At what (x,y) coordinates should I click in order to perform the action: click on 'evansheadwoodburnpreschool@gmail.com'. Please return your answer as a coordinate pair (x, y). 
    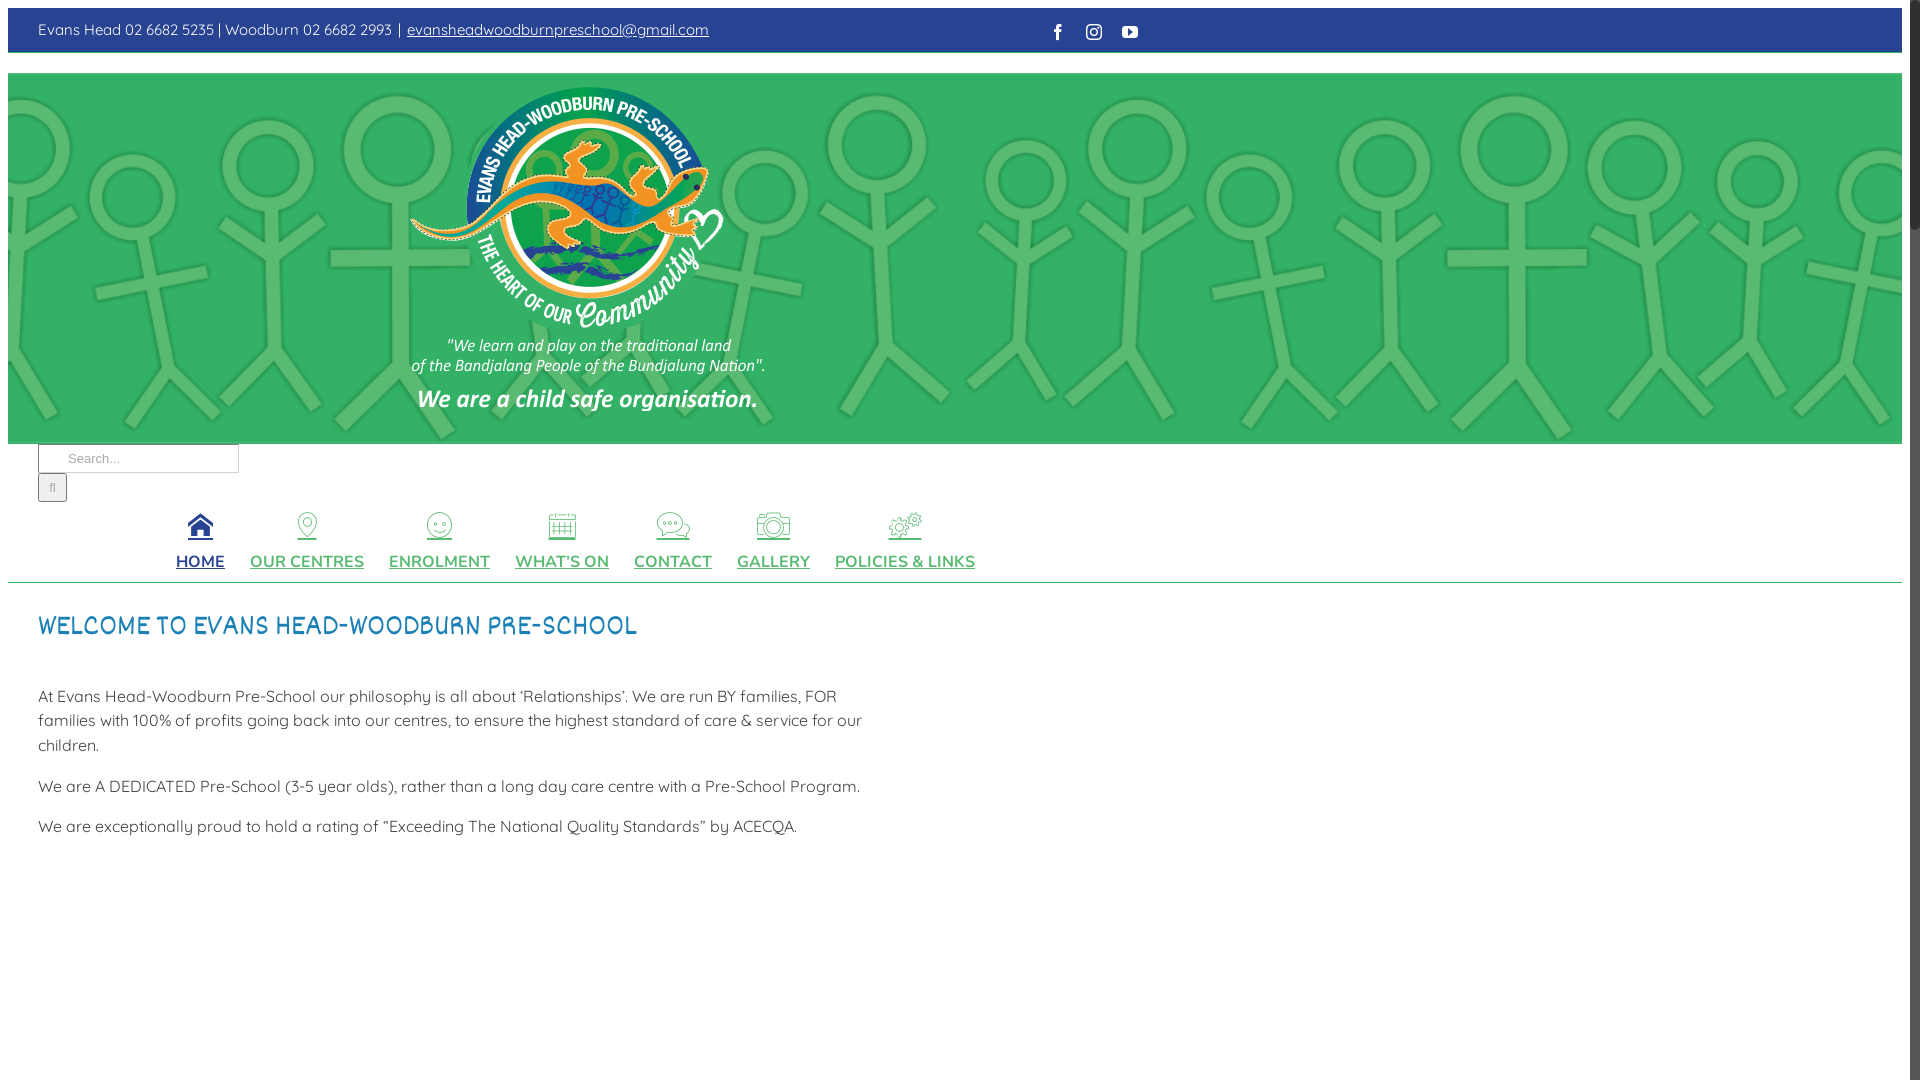
    Looking at the image, I should click on (557, 29).